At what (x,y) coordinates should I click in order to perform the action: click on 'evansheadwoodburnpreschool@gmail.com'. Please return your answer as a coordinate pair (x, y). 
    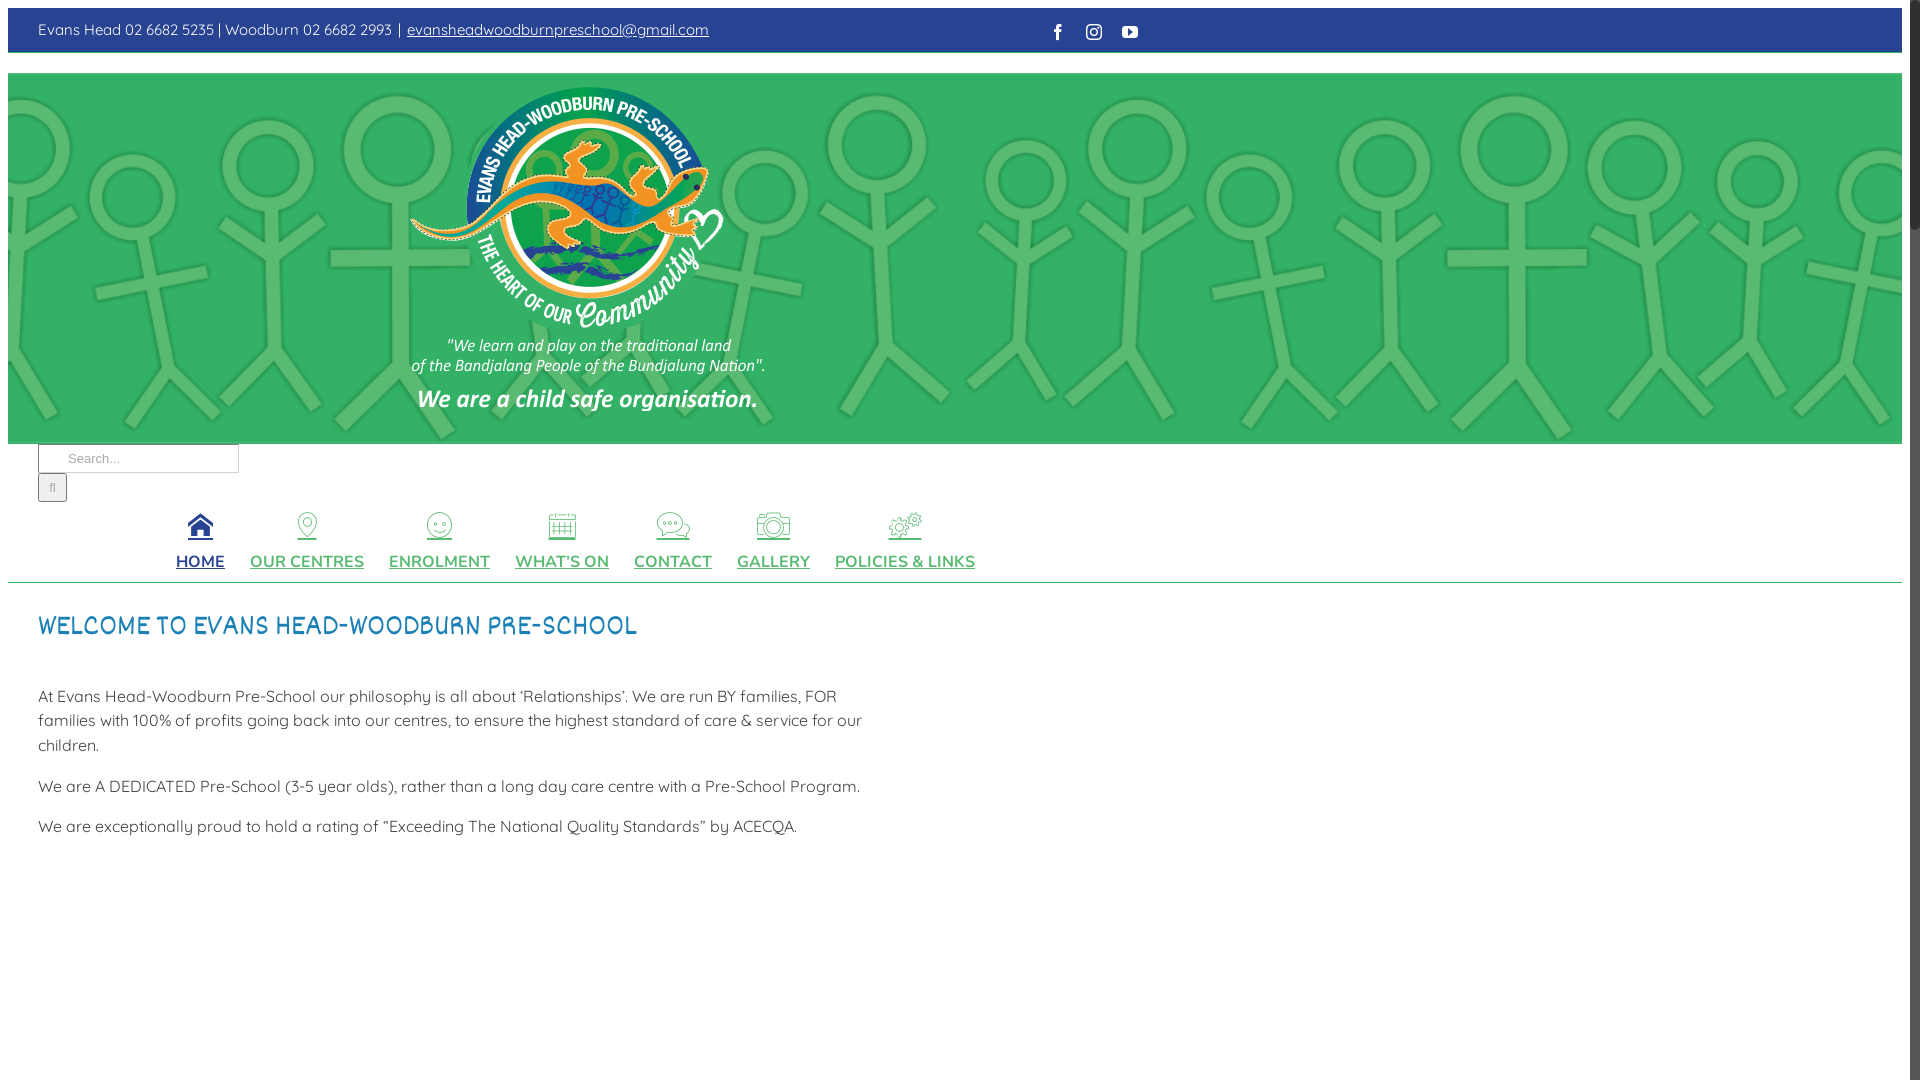
    Looking at the image, I should click on (557, 29).